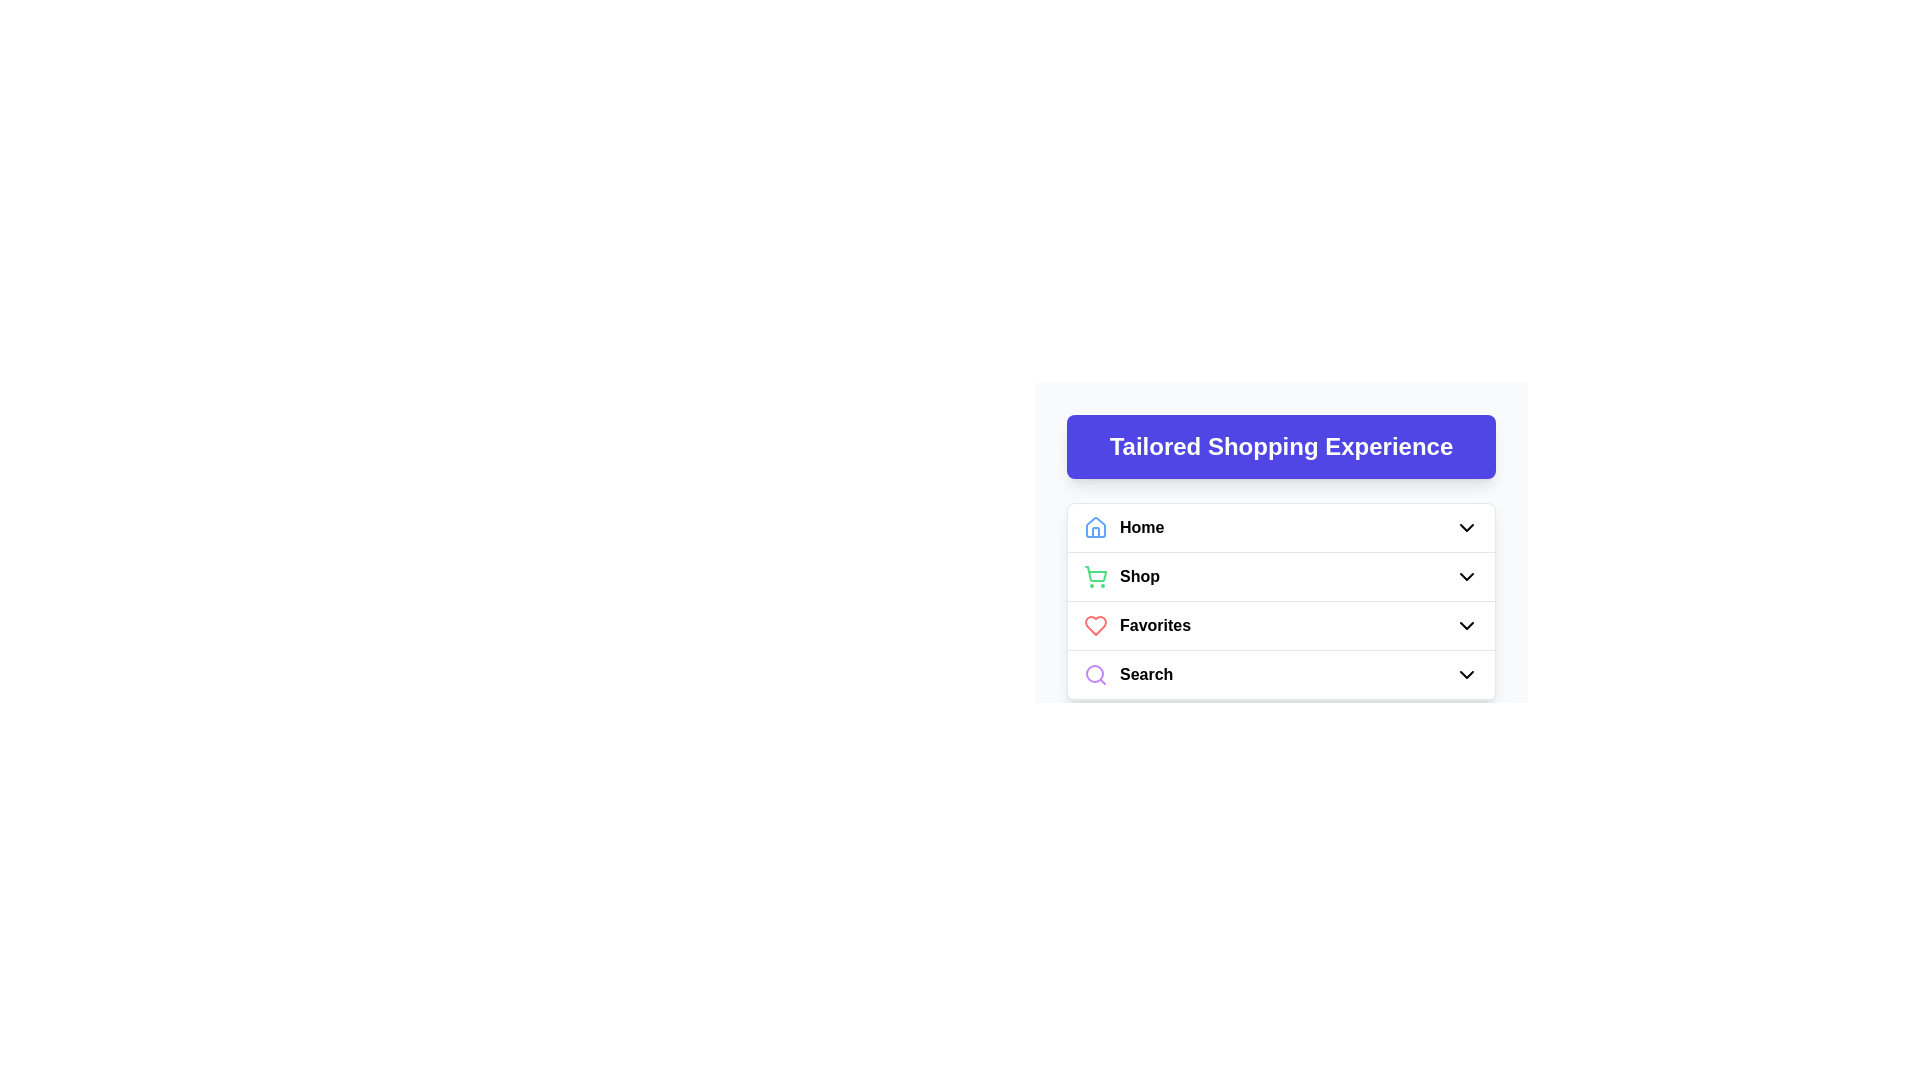 This screenshot has width=1920, height=1080. I want to click on the downward-pointing chevron icon located to the far right of the 'Home' list item, so click(1467, 527).